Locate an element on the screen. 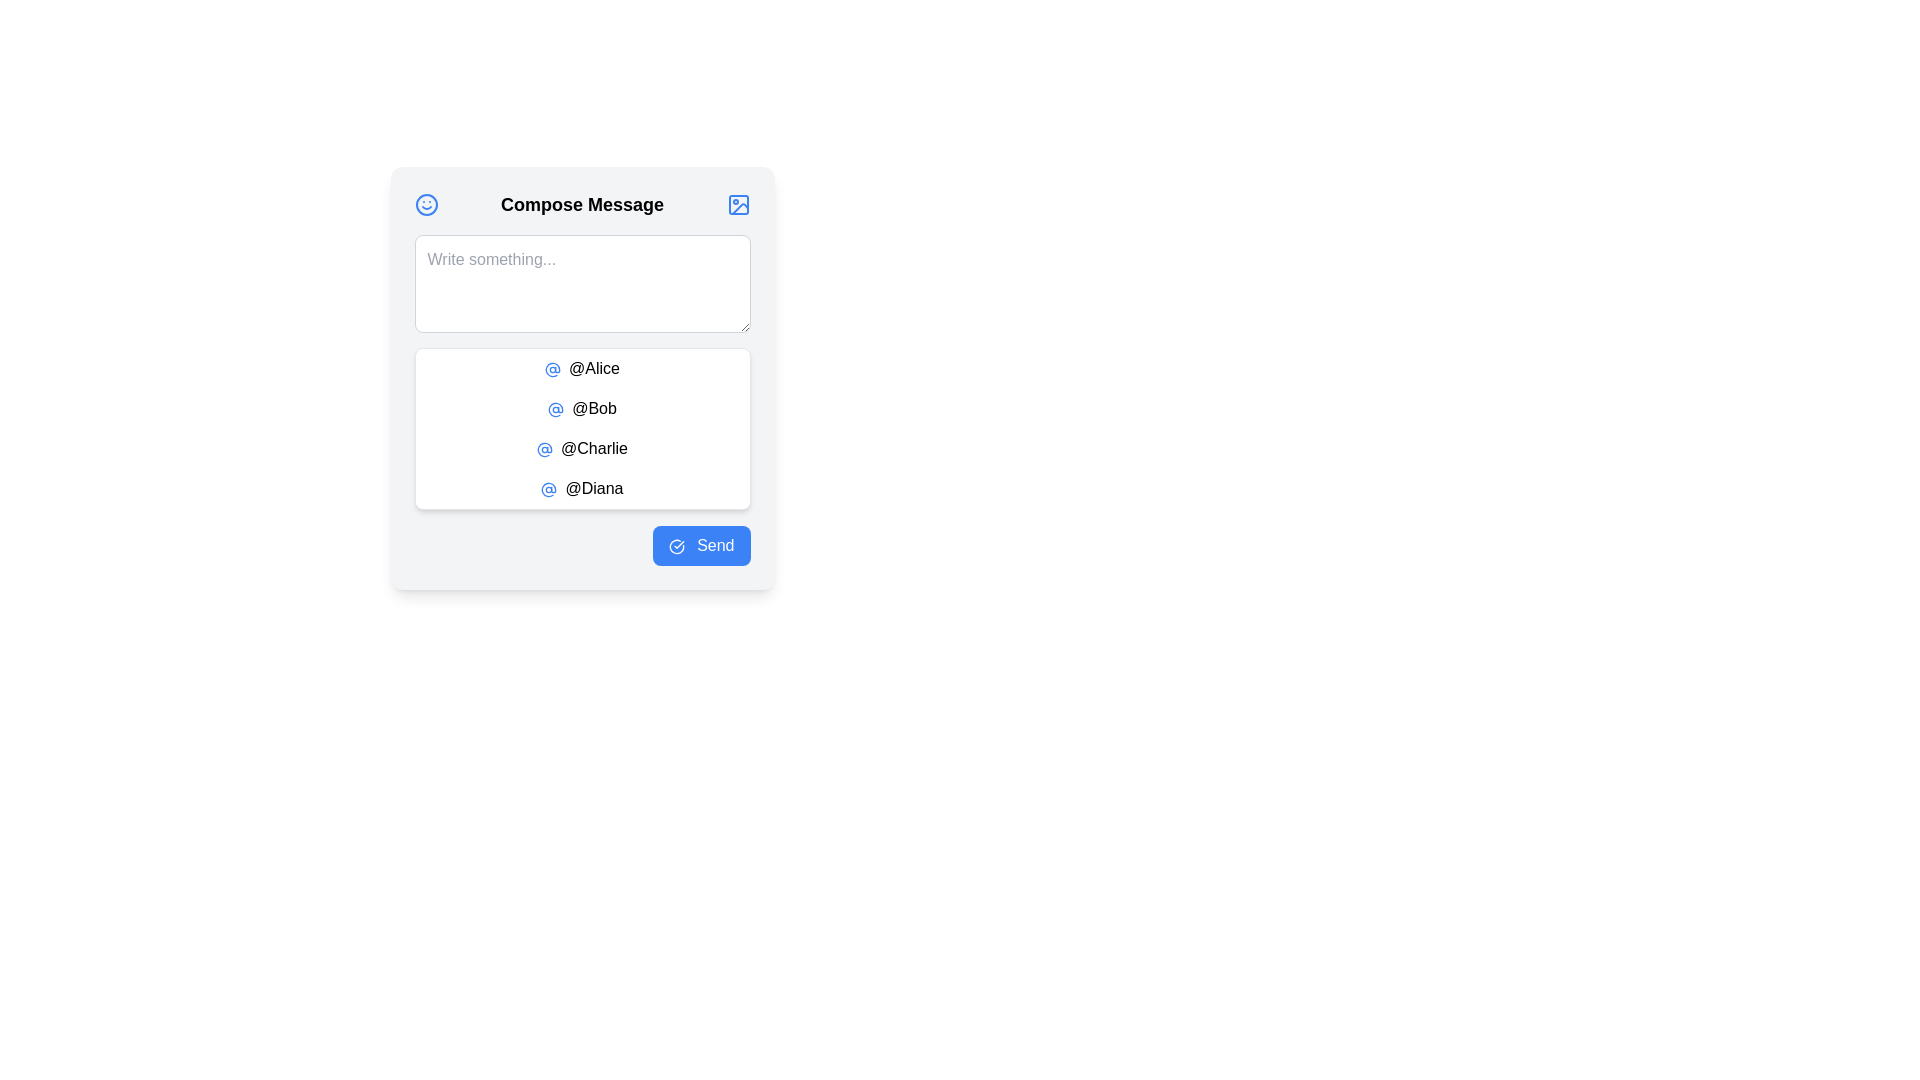 The height and width of the screenshot is (1080, 1920). the SVG-based icon for the suggestion item '@Bob', which is located to the left of the text in the second suggestion of the dropdown list is located at coordinates (556, 408).